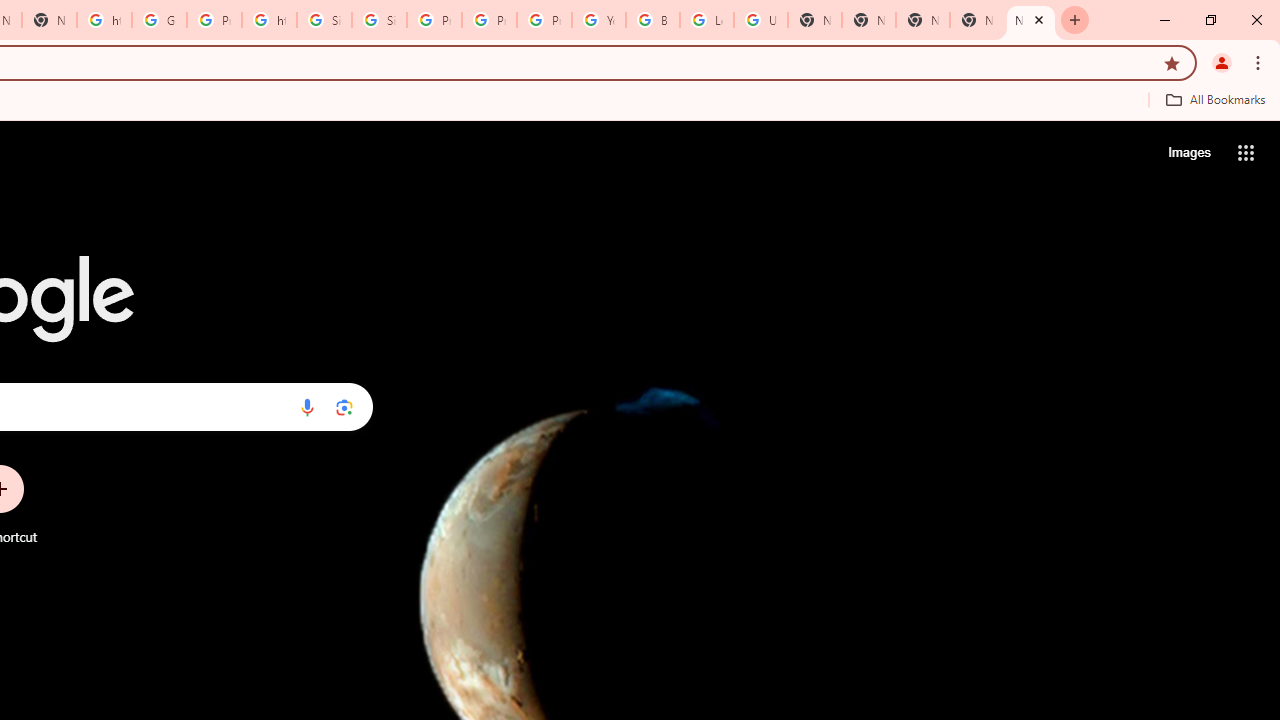 This screenshot has width=1280, height=720. Describe the element at coordinates (306, 406) in the screenshot. I see `'Search by voice'` at that location.